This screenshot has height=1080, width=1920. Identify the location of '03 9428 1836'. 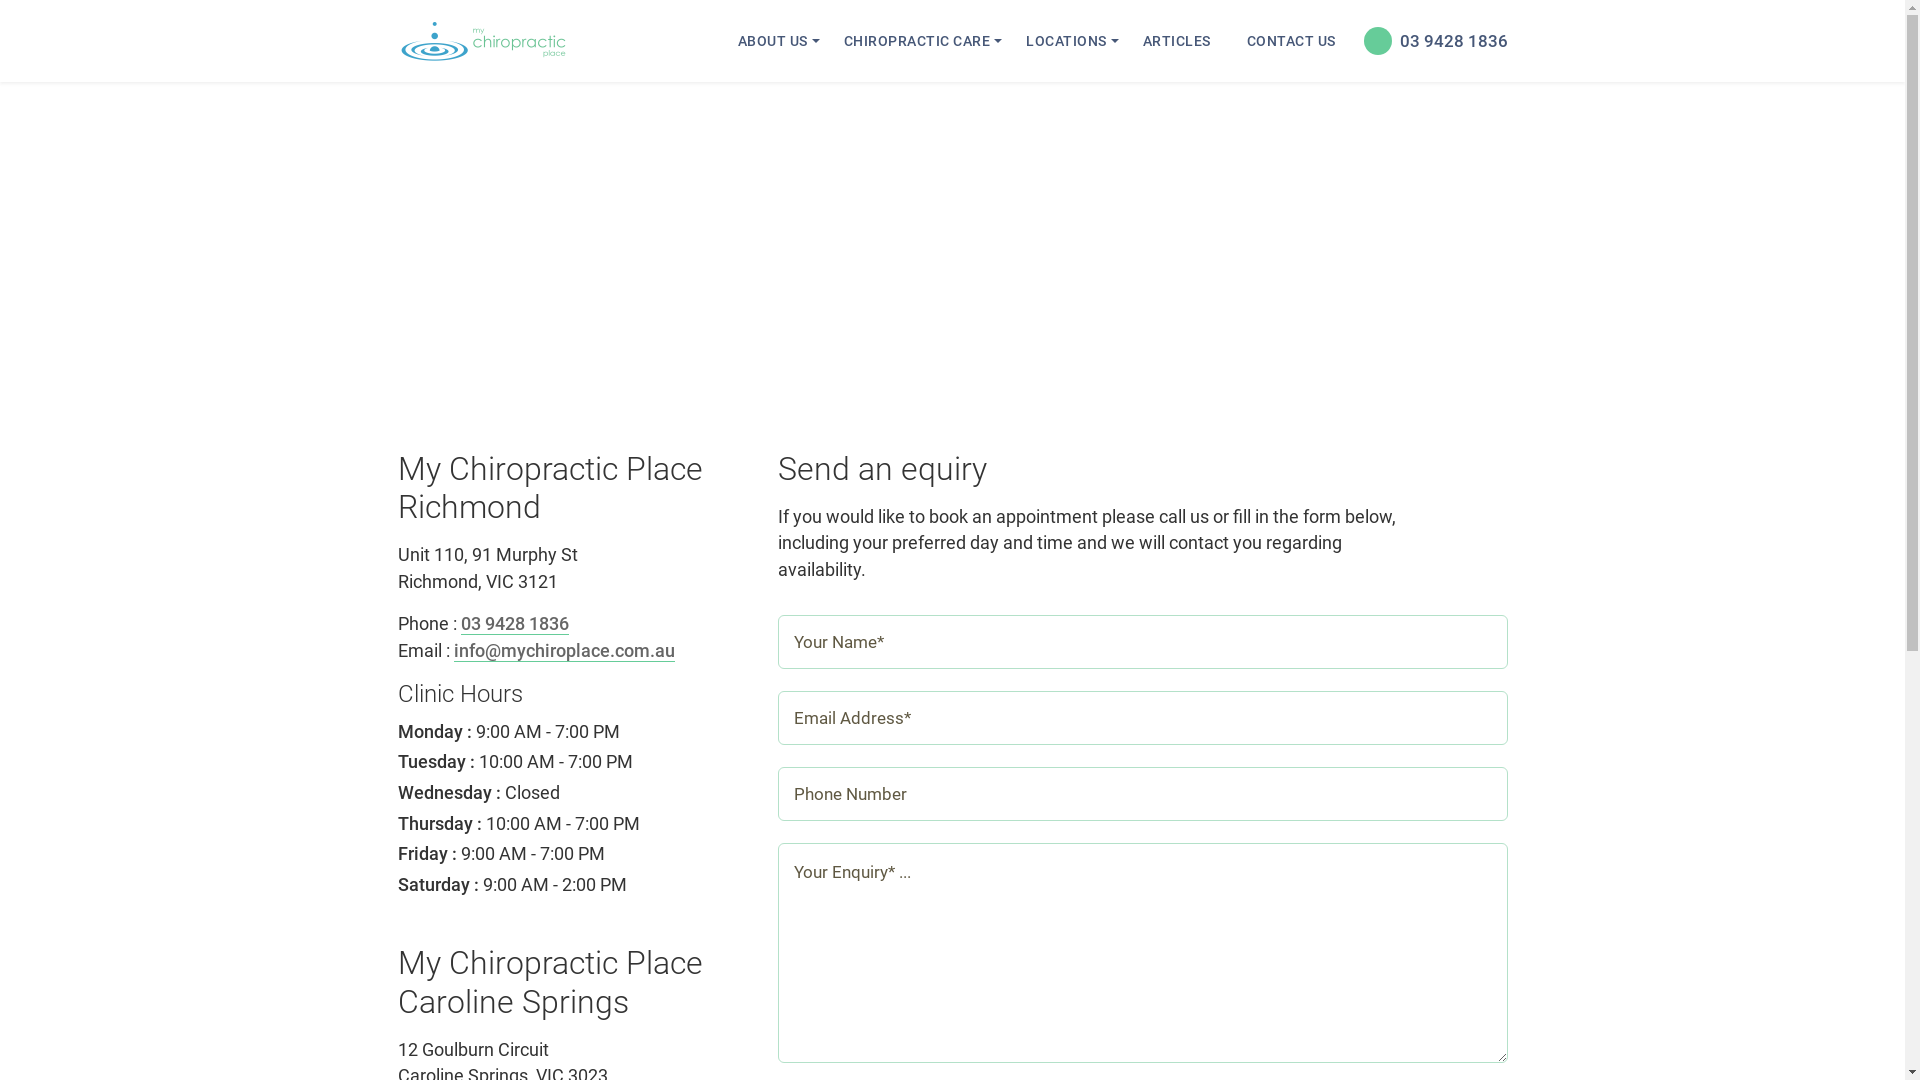
(1353, 41).